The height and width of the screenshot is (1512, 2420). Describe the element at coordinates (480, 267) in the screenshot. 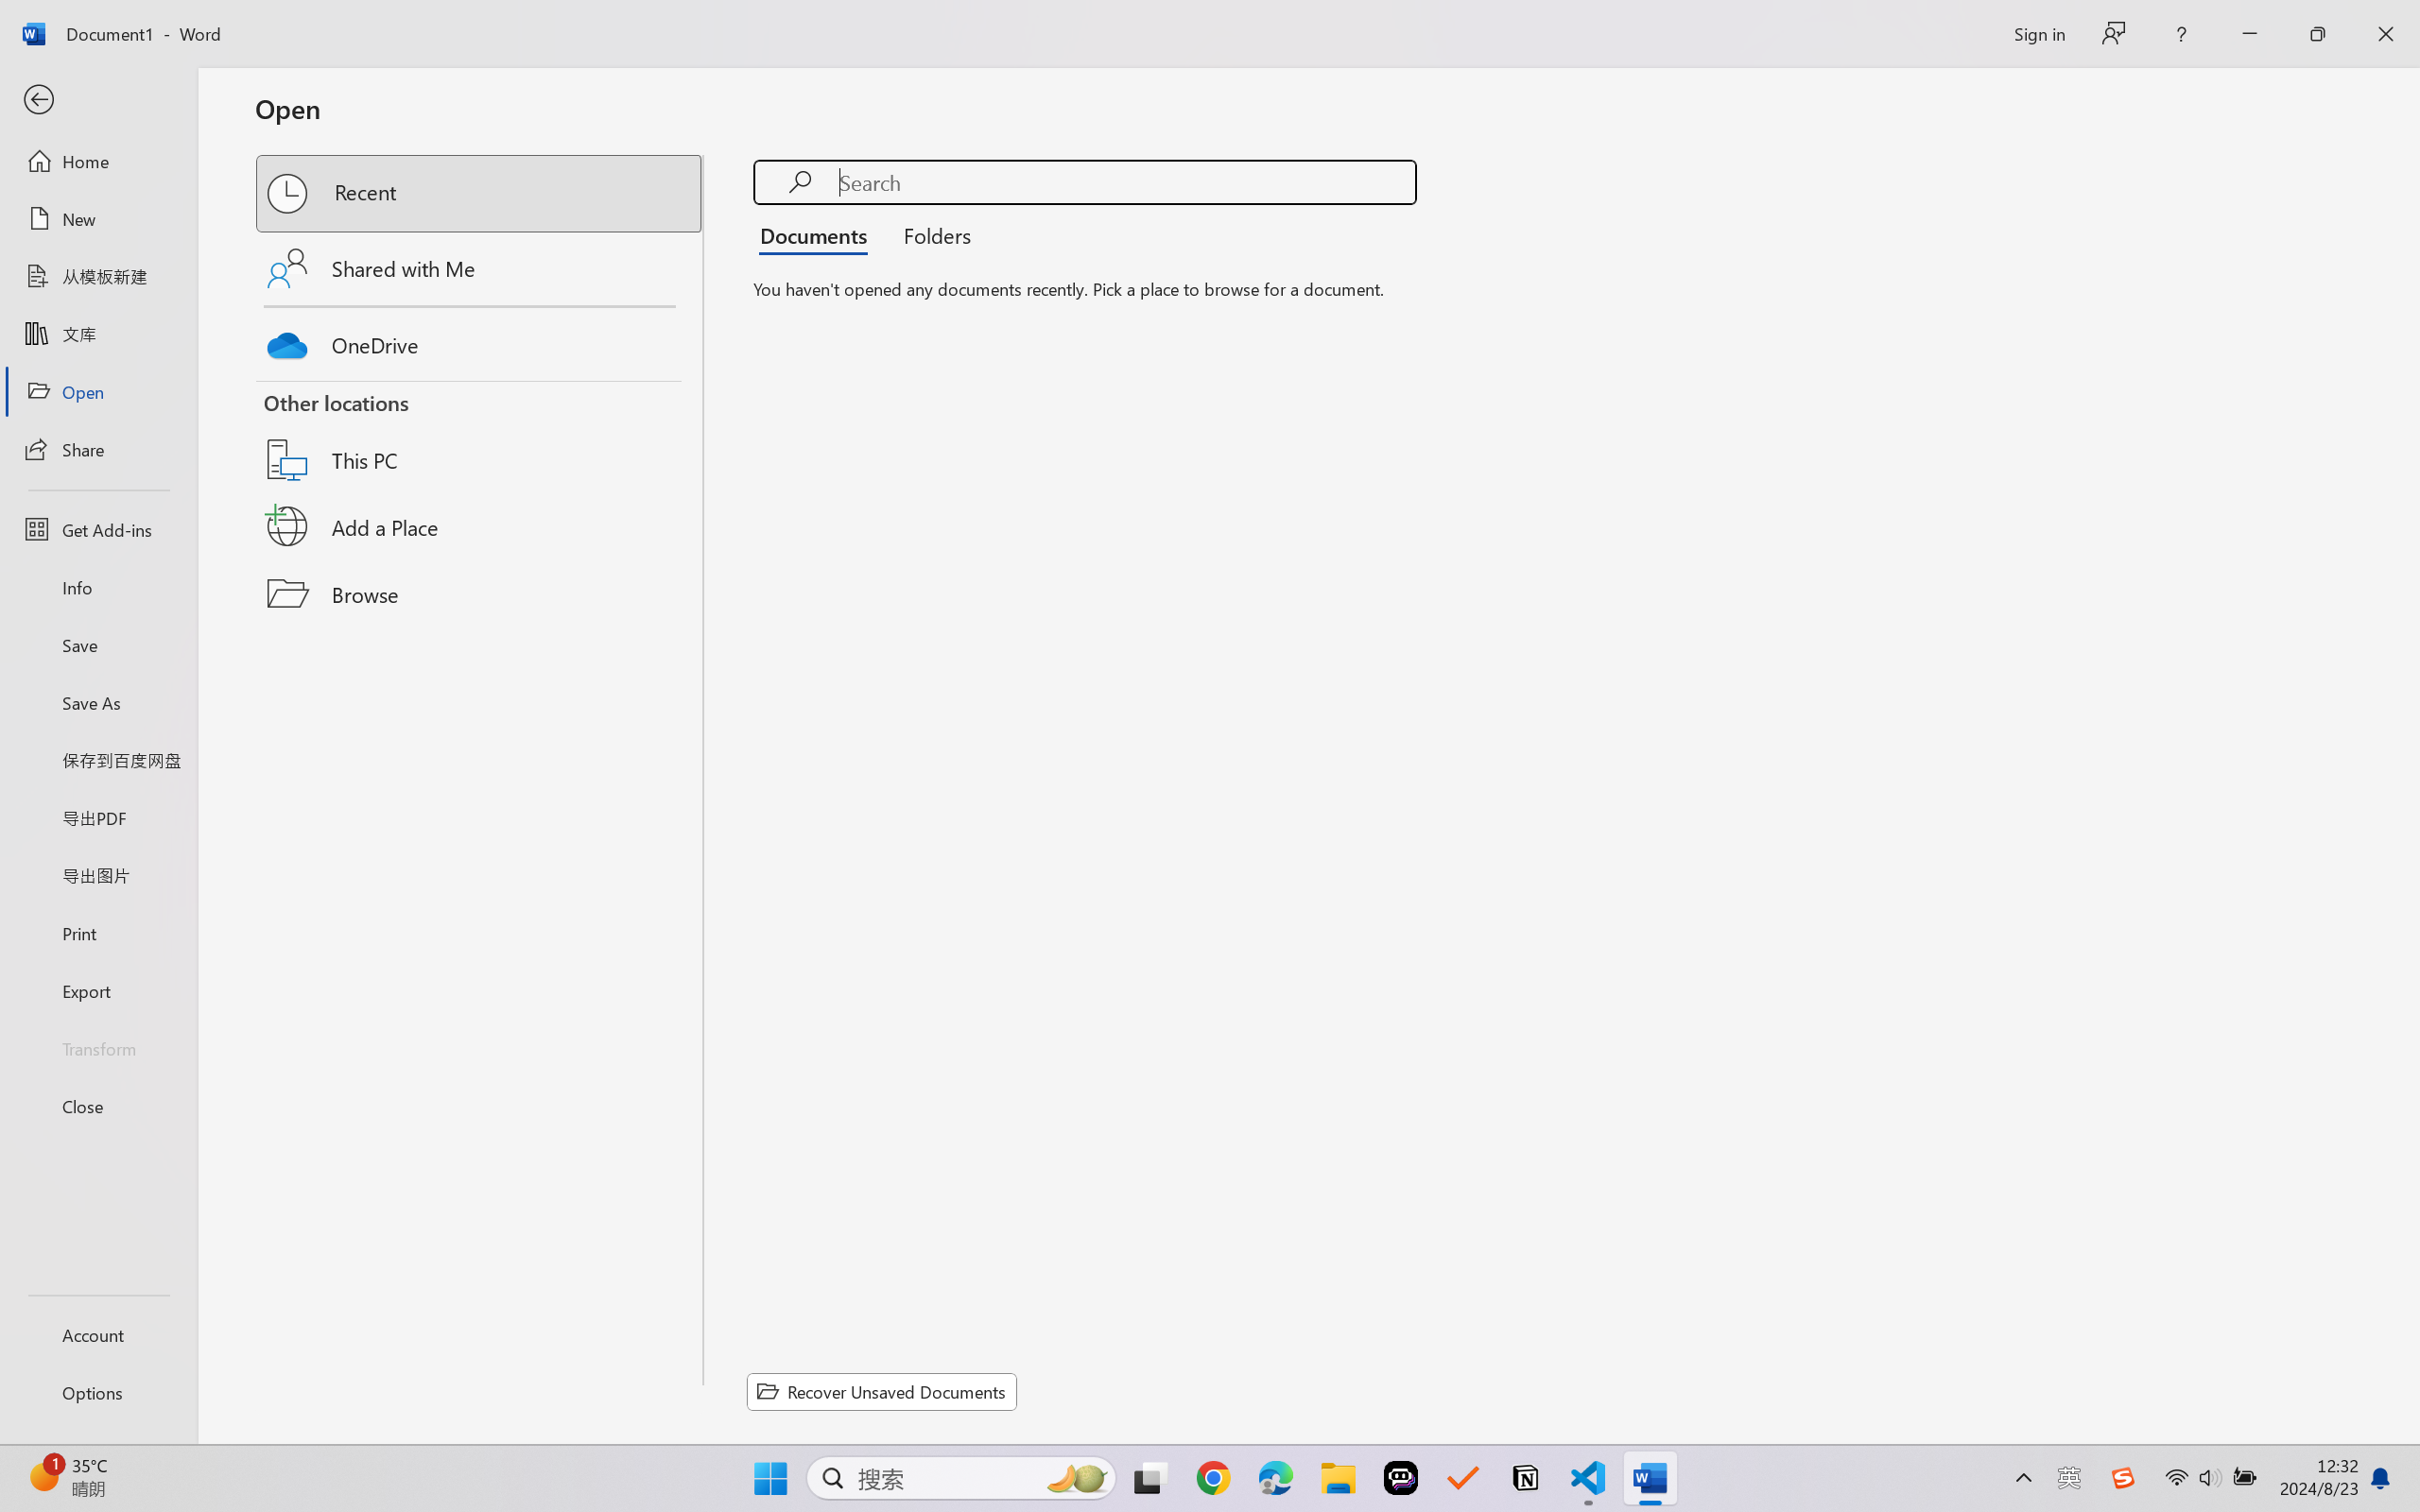

I see `'Shared with Me'` at that location.